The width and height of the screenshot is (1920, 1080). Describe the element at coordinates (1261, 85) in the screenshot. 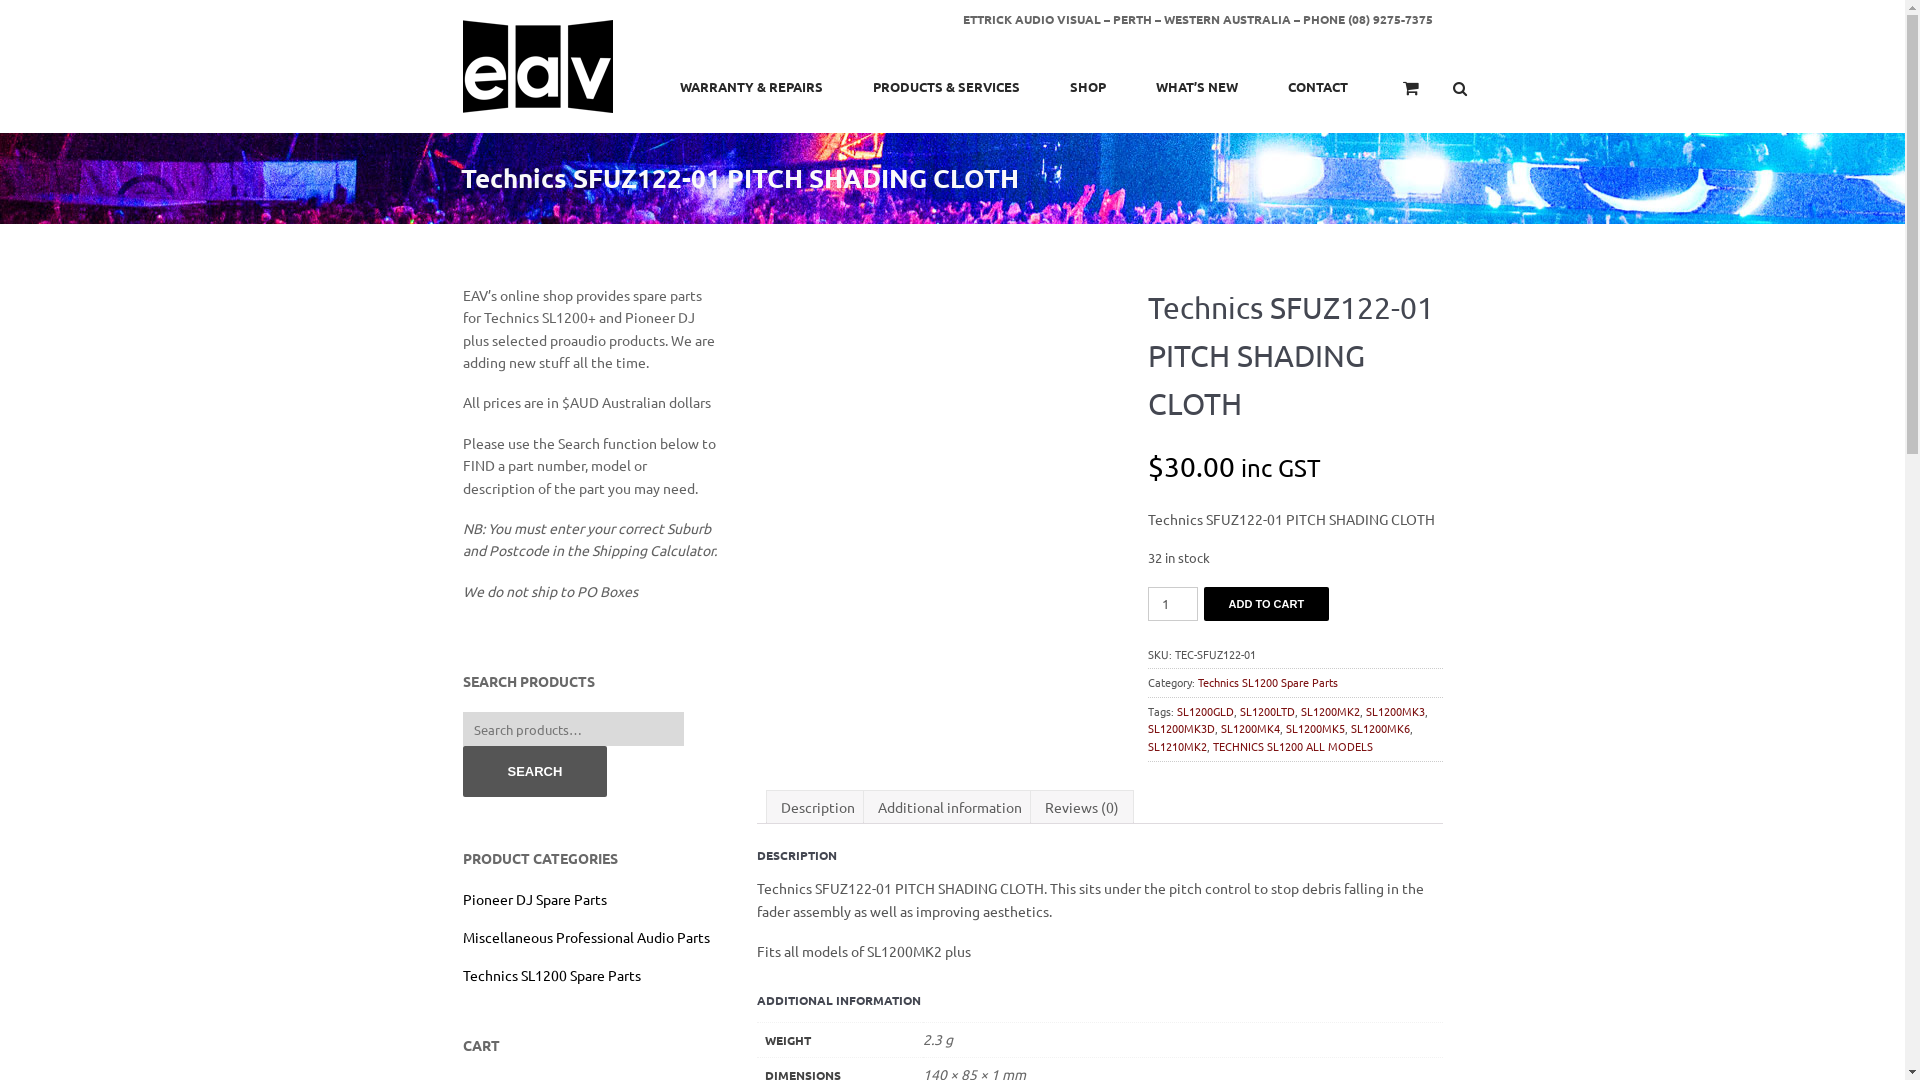

I see `'CONTACT'` at that location.